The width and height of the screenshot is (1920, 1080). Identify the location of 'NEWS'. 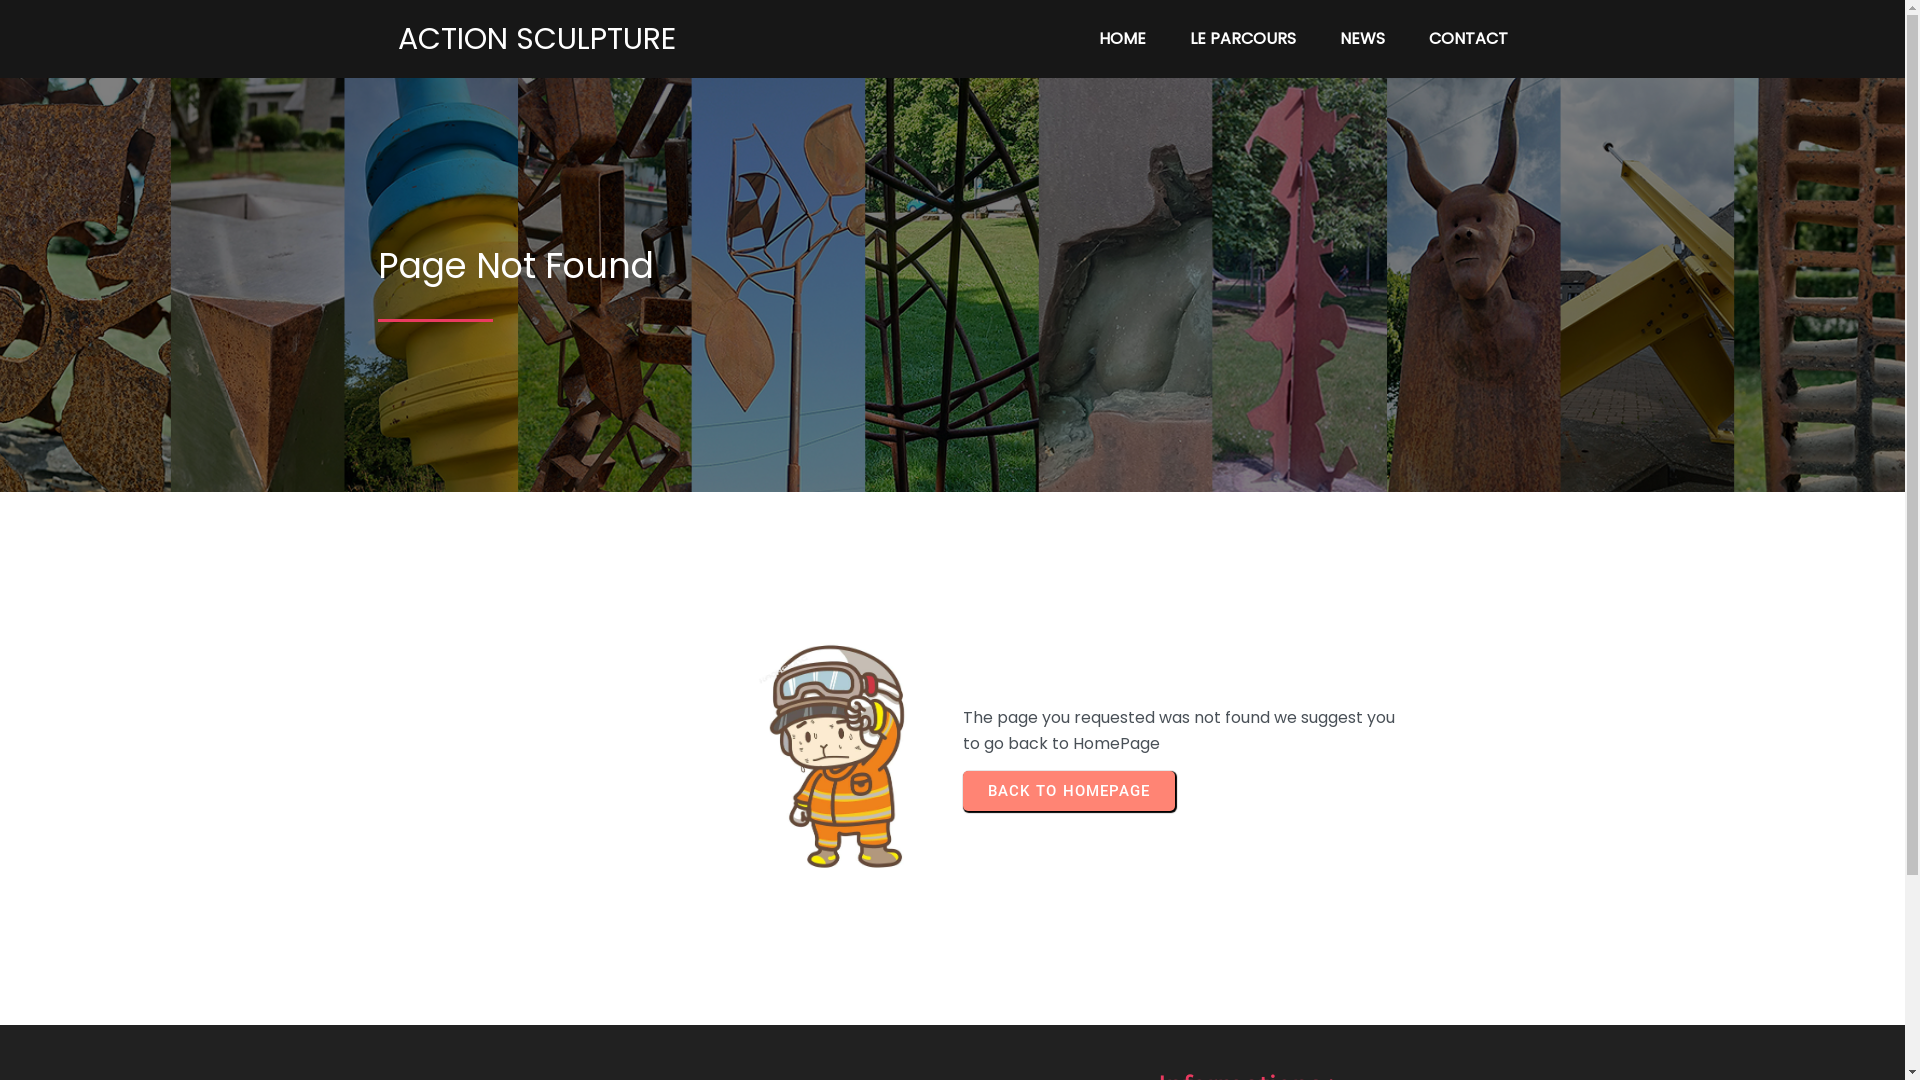
(1361, 38).